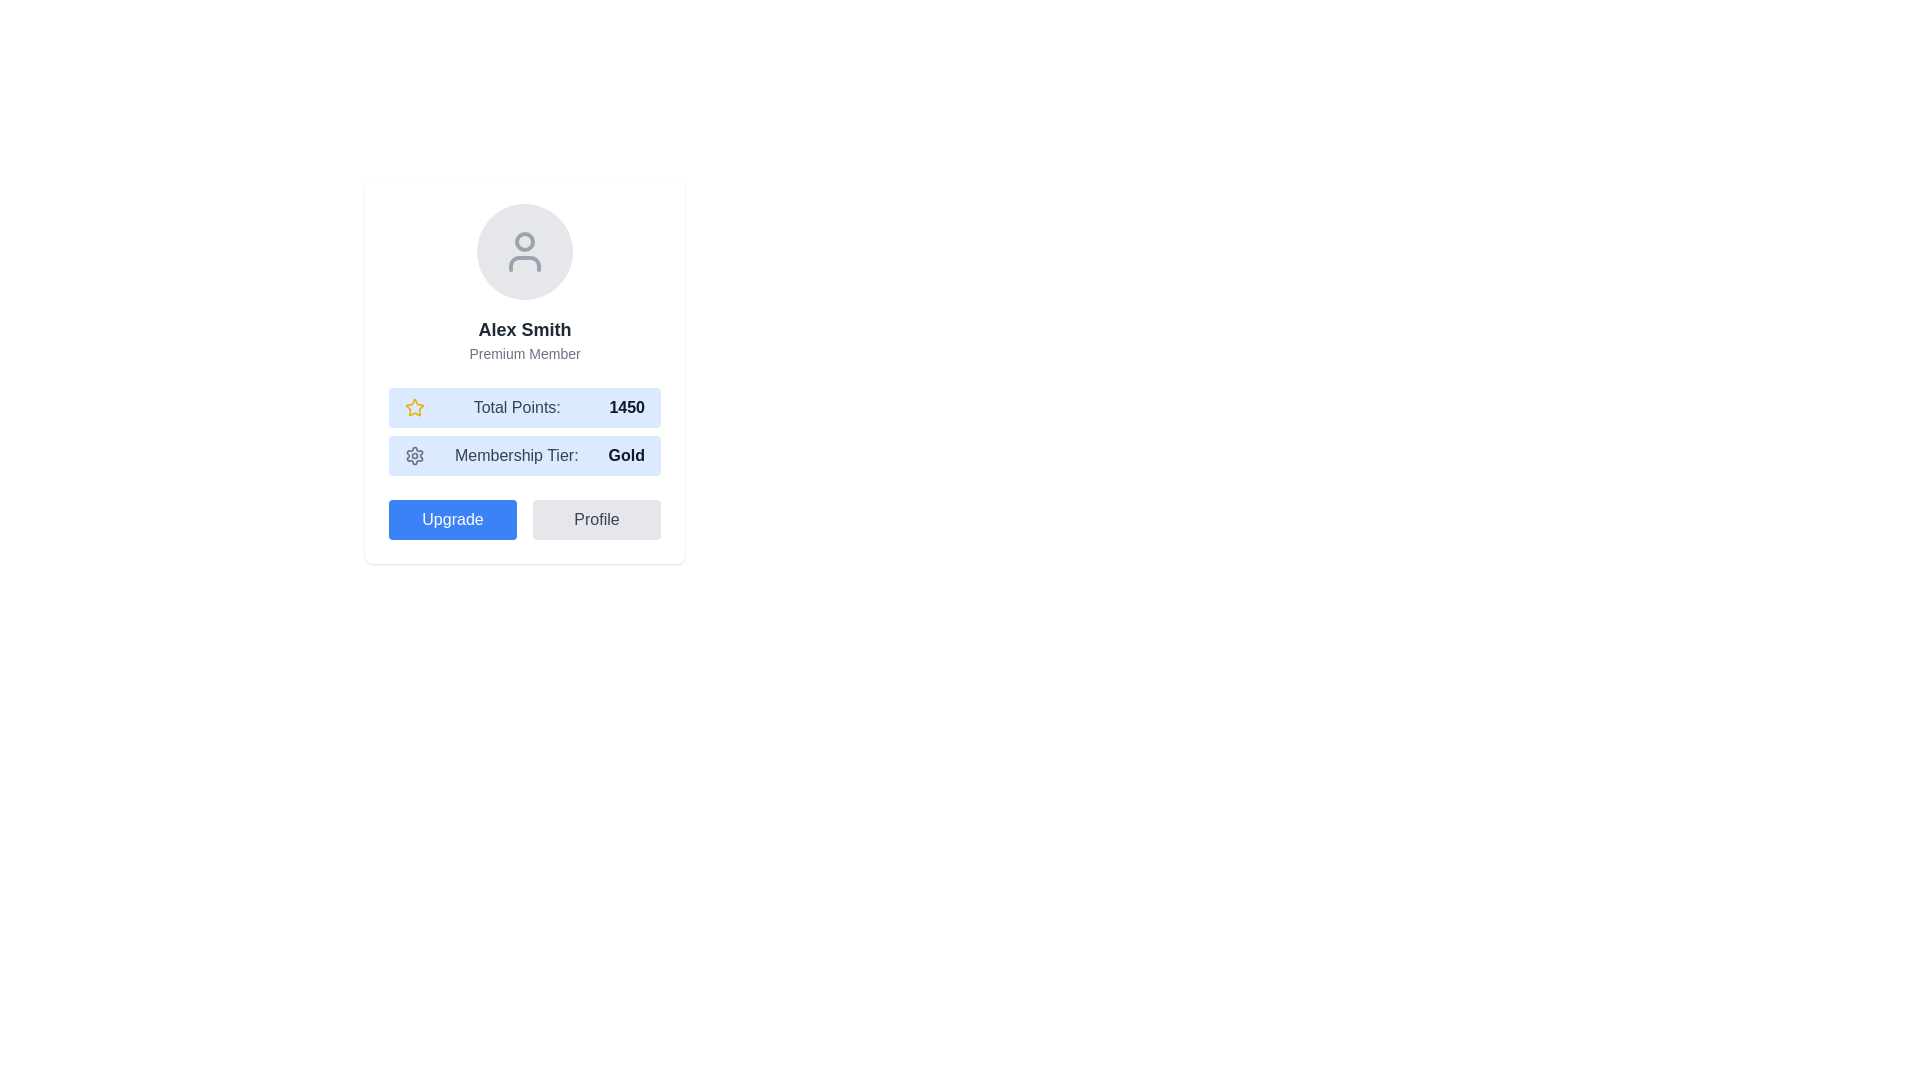 The width and height of the screenshot is (1920, 1080). What do you see at coordinates (524, 407) in the screenshot?
I see `the Display section (informational) that has a light blue background, rounded corners, contains a yellow star icon, and displays 'Total Points: 1450'` at bounding box center [524, 407].